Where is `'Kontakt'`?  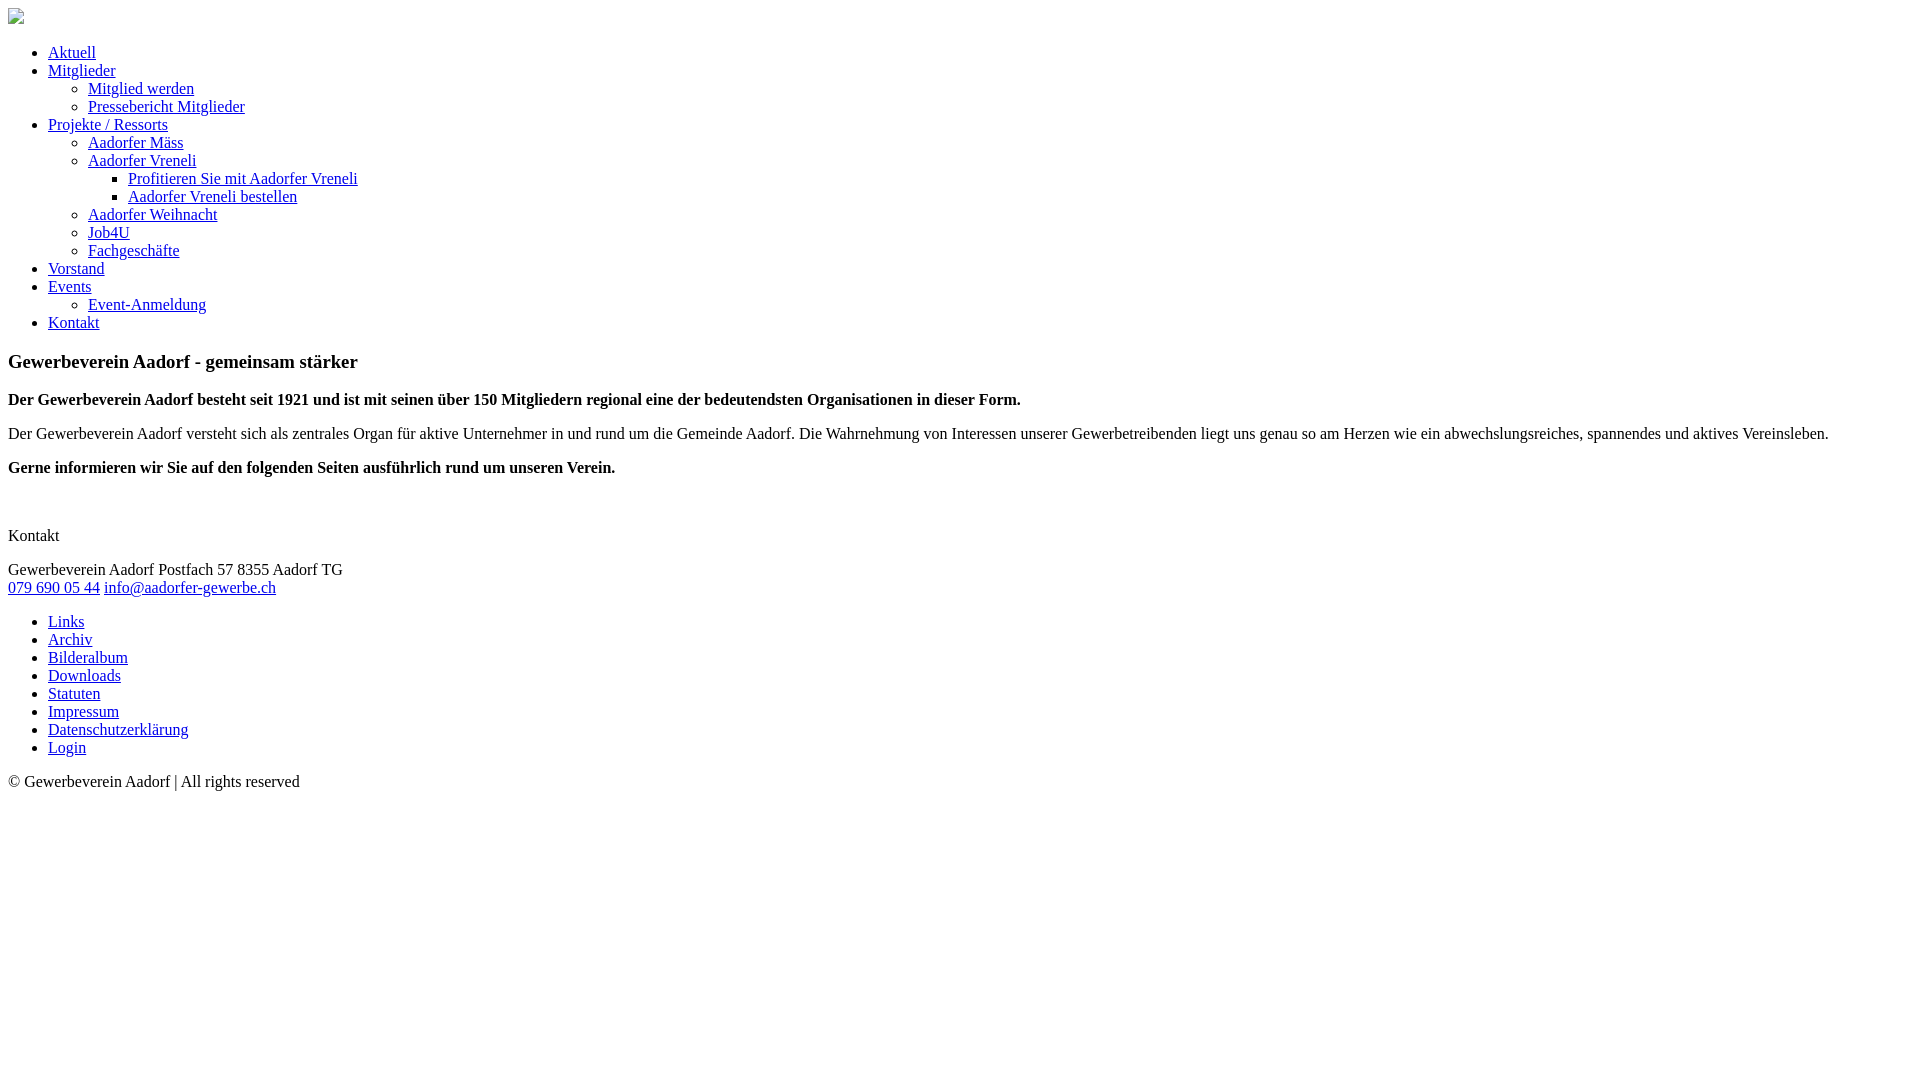 'Kontakt' is located at coordinates (73, 321).